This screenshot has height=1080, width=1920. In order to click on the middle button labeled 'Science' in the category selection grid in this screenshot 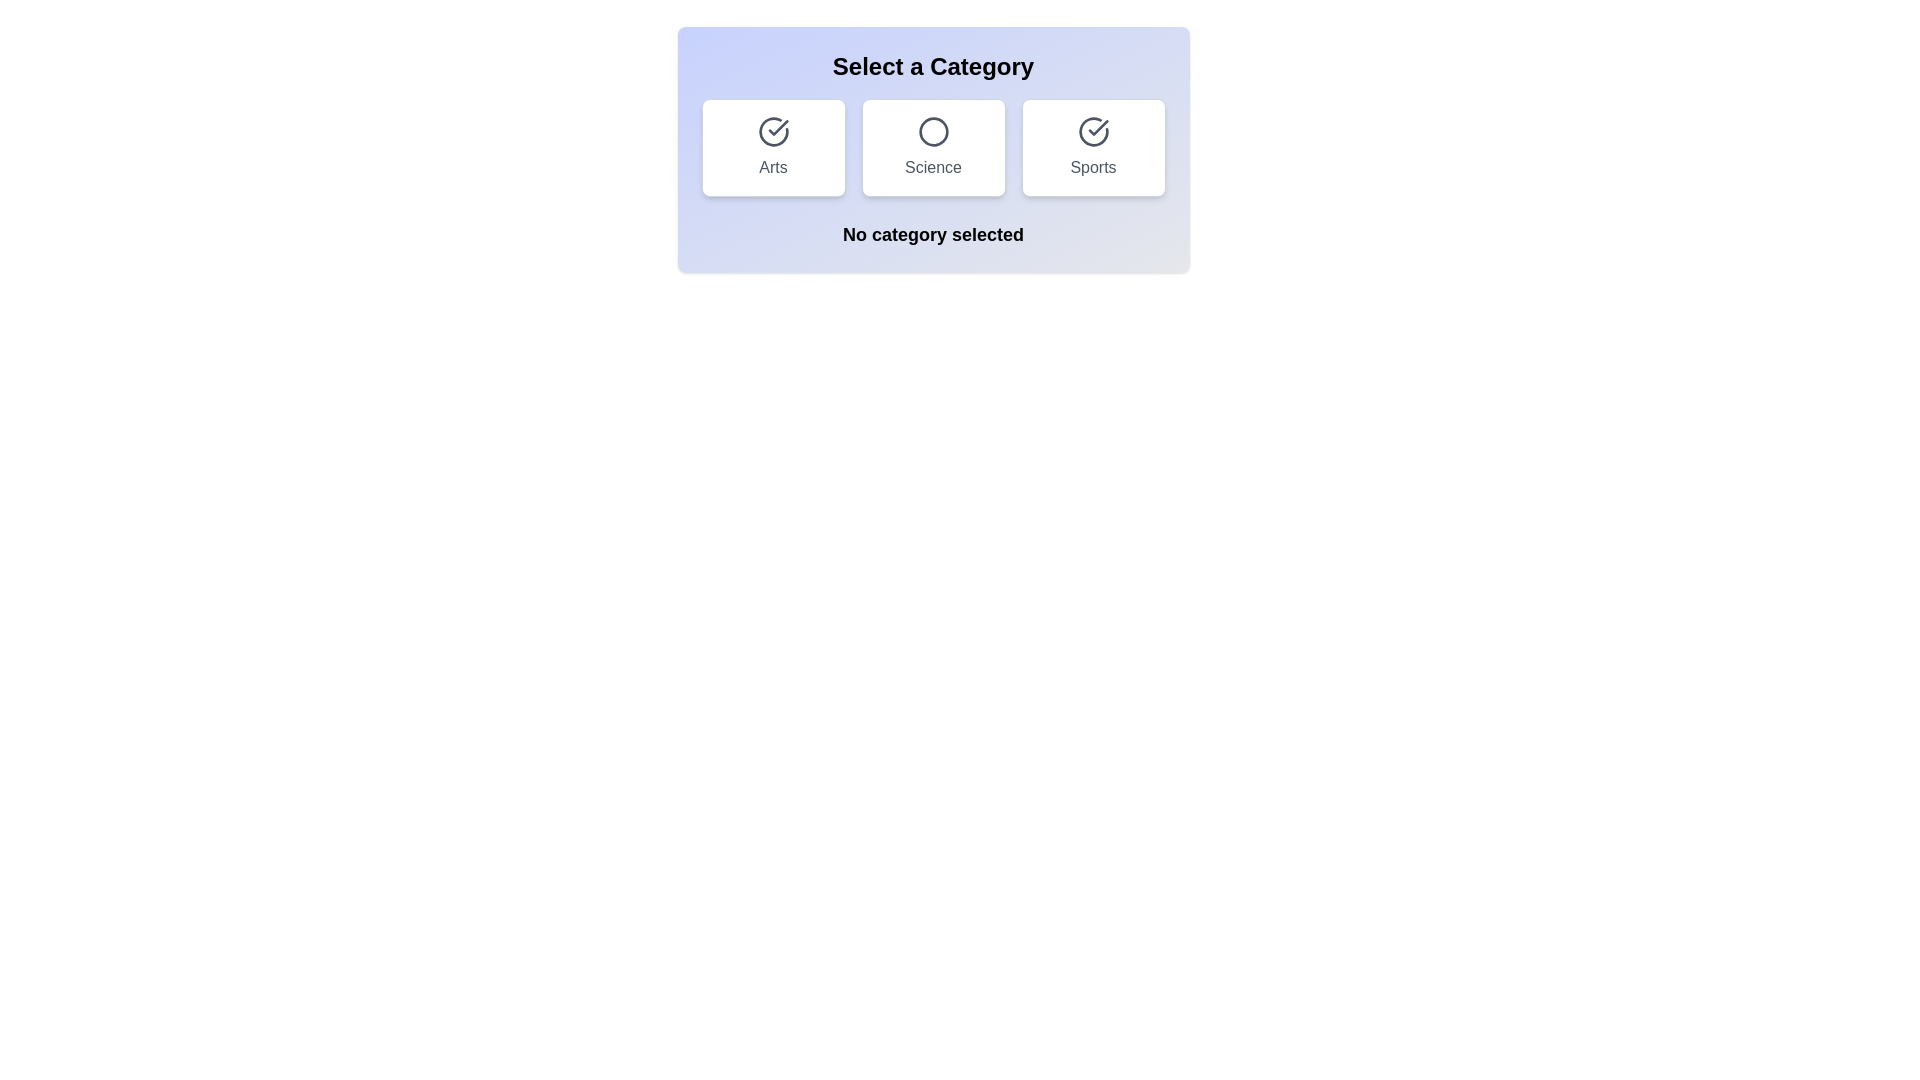, I will do `click(932, 146)`.